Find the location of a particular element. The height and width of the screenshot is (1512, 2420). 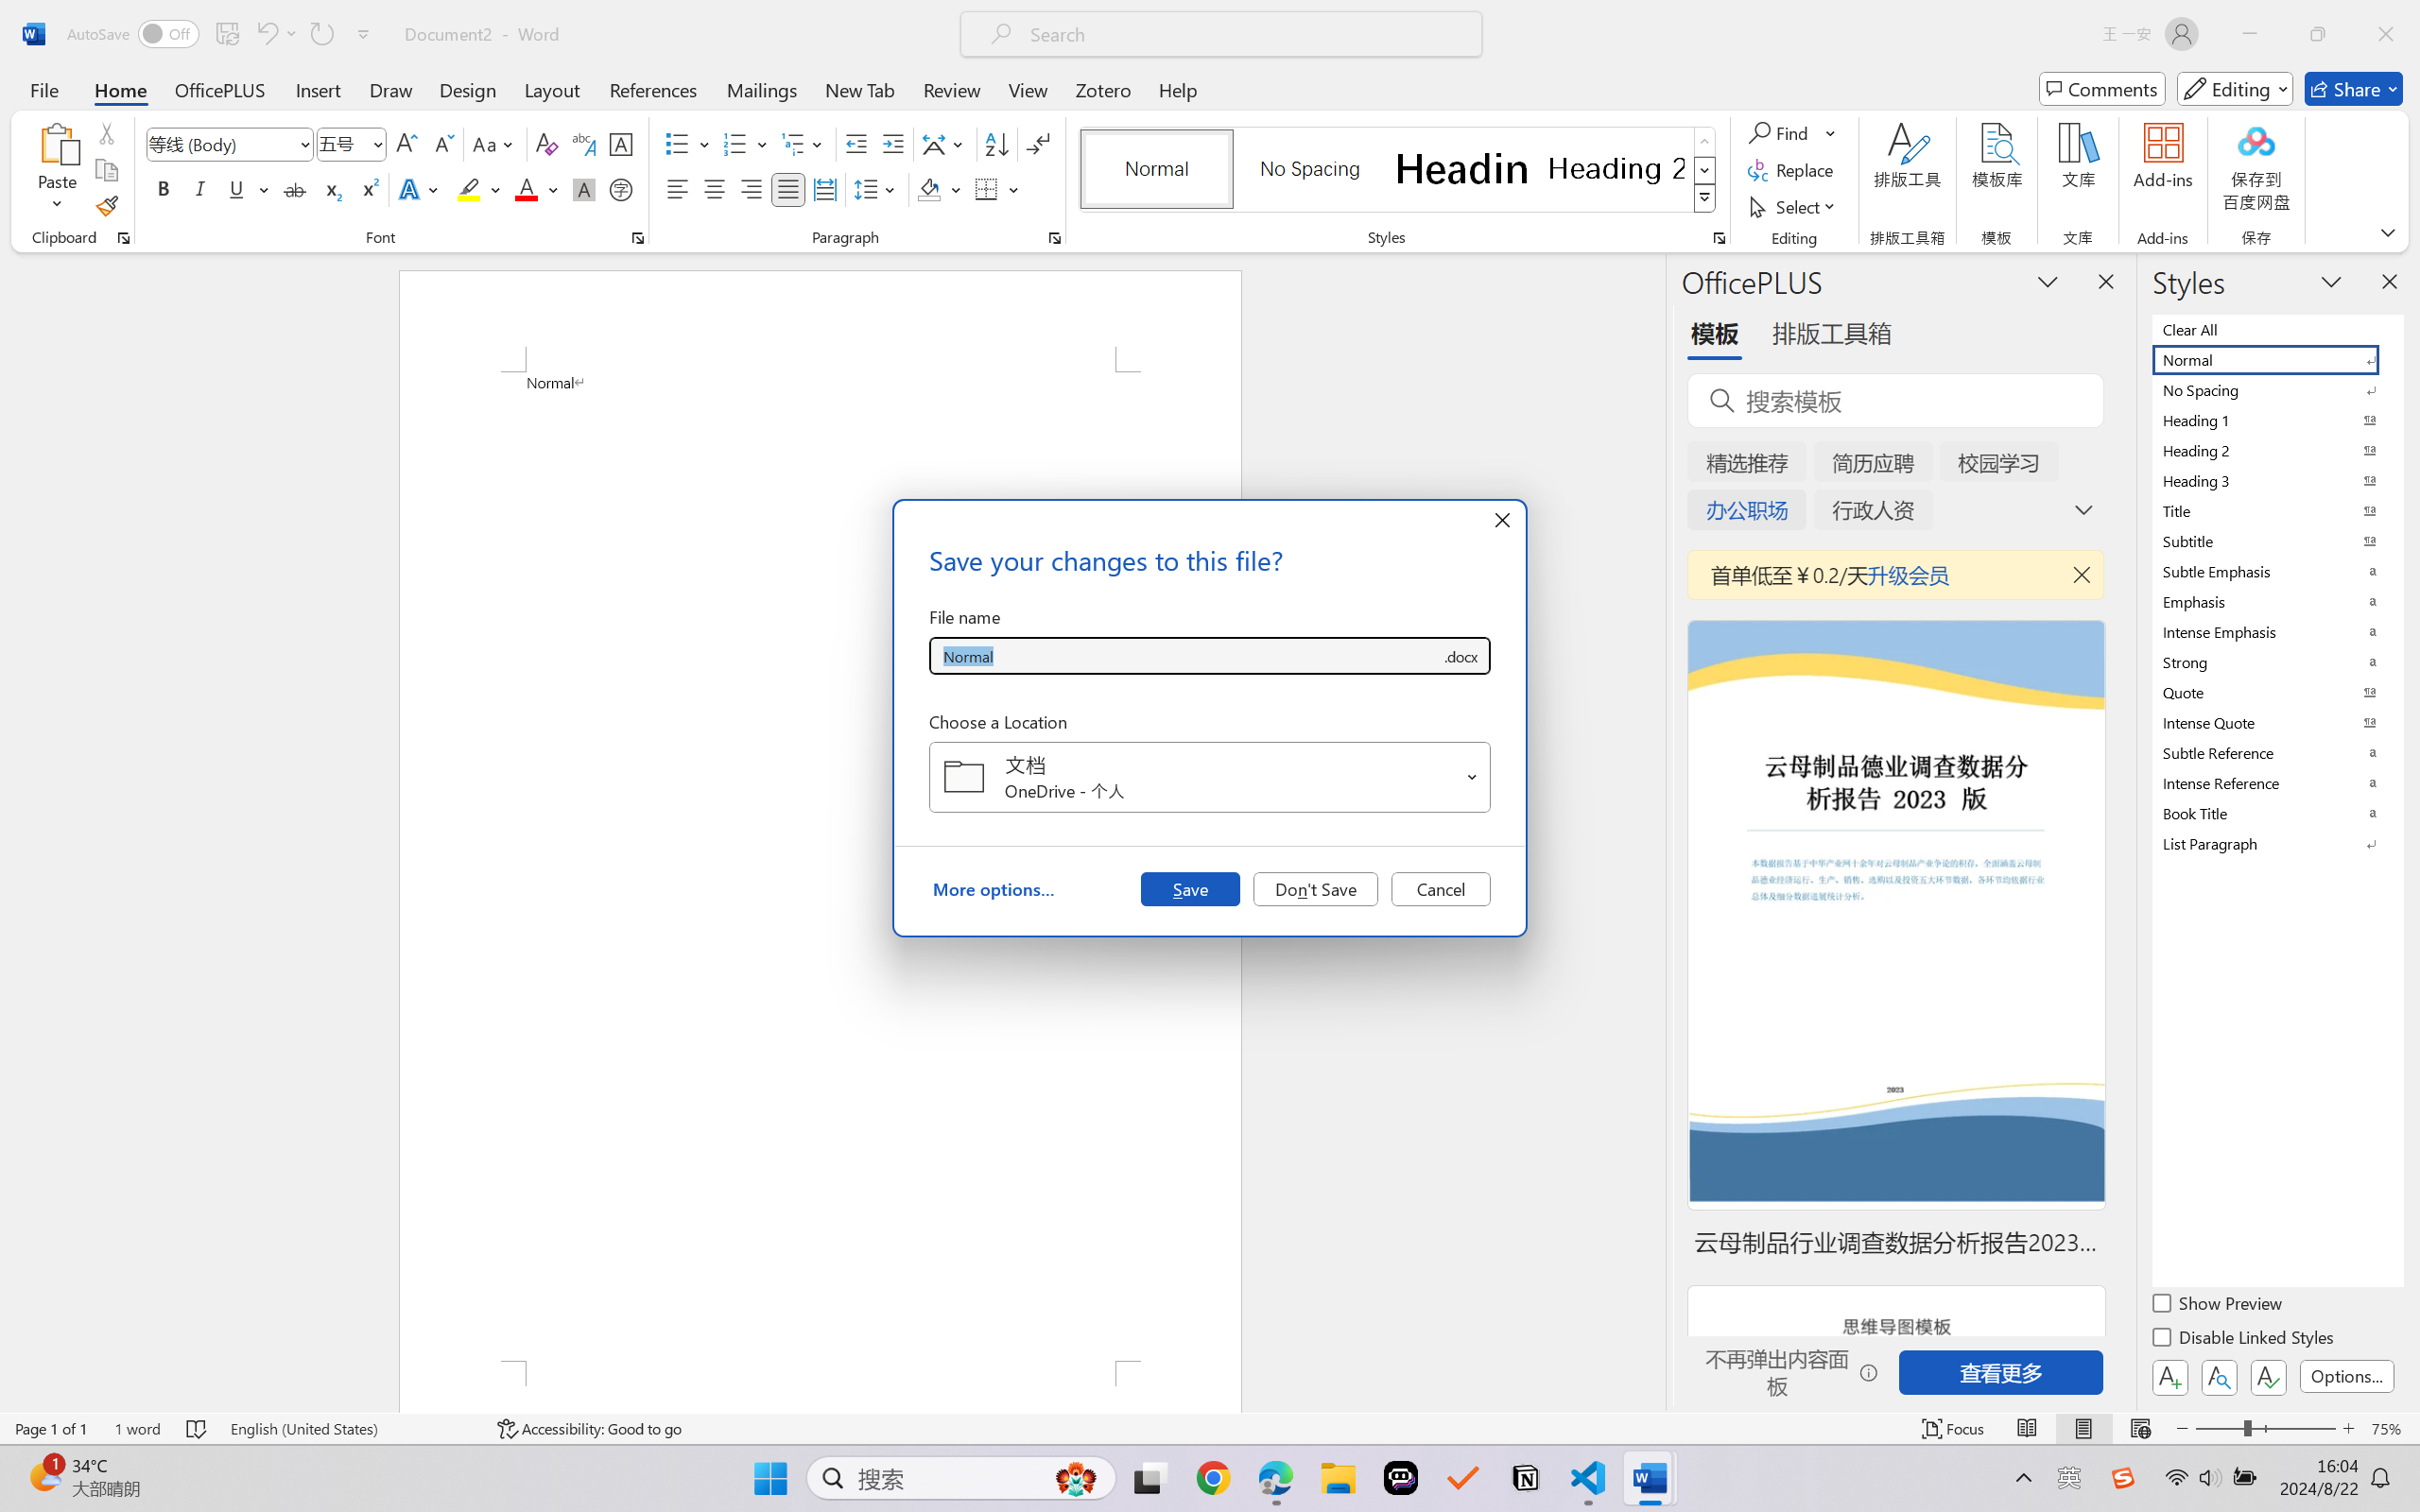

'Read Mode' is located at coordinates (2027, 1428).